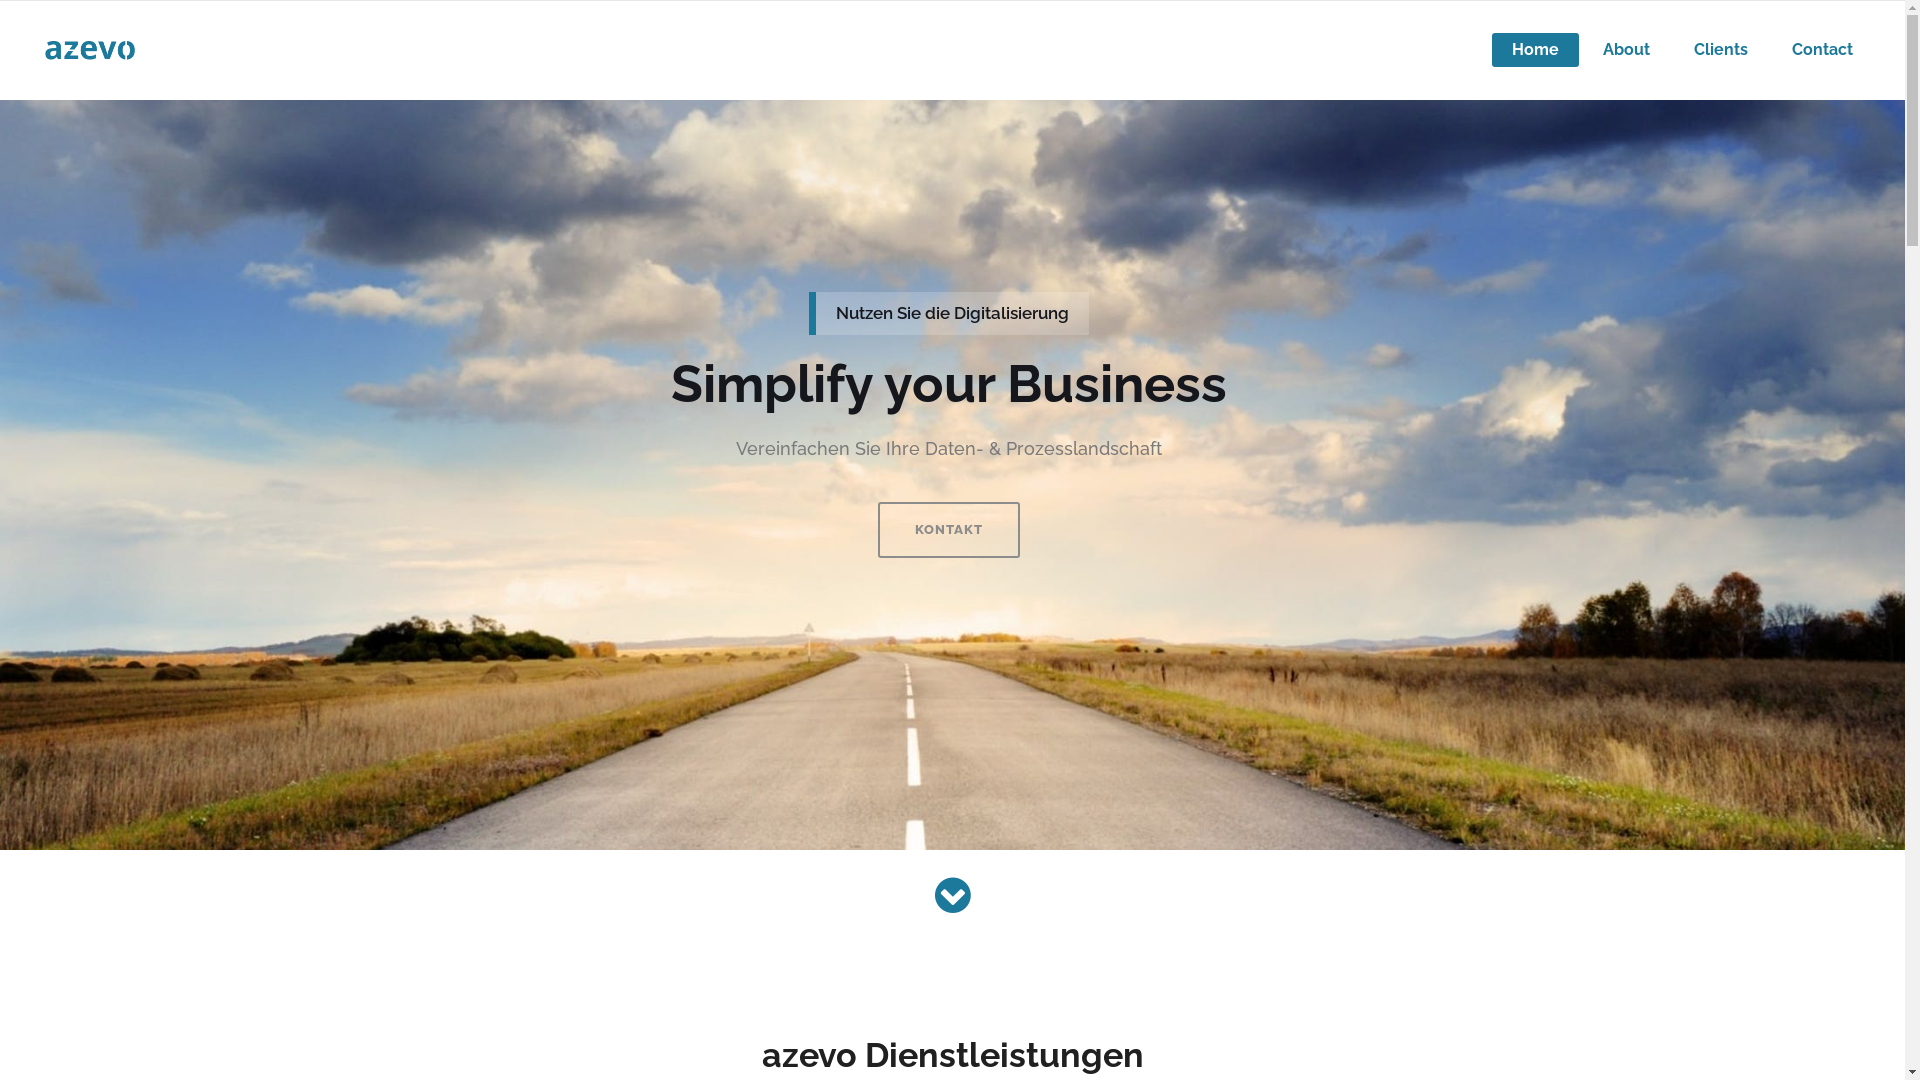 This screenshot has height=1080, width=1920. What do you see at coordinates (1534, 49) in the screenshot?
I see `'Home'` at bounding box center [1534, 49].